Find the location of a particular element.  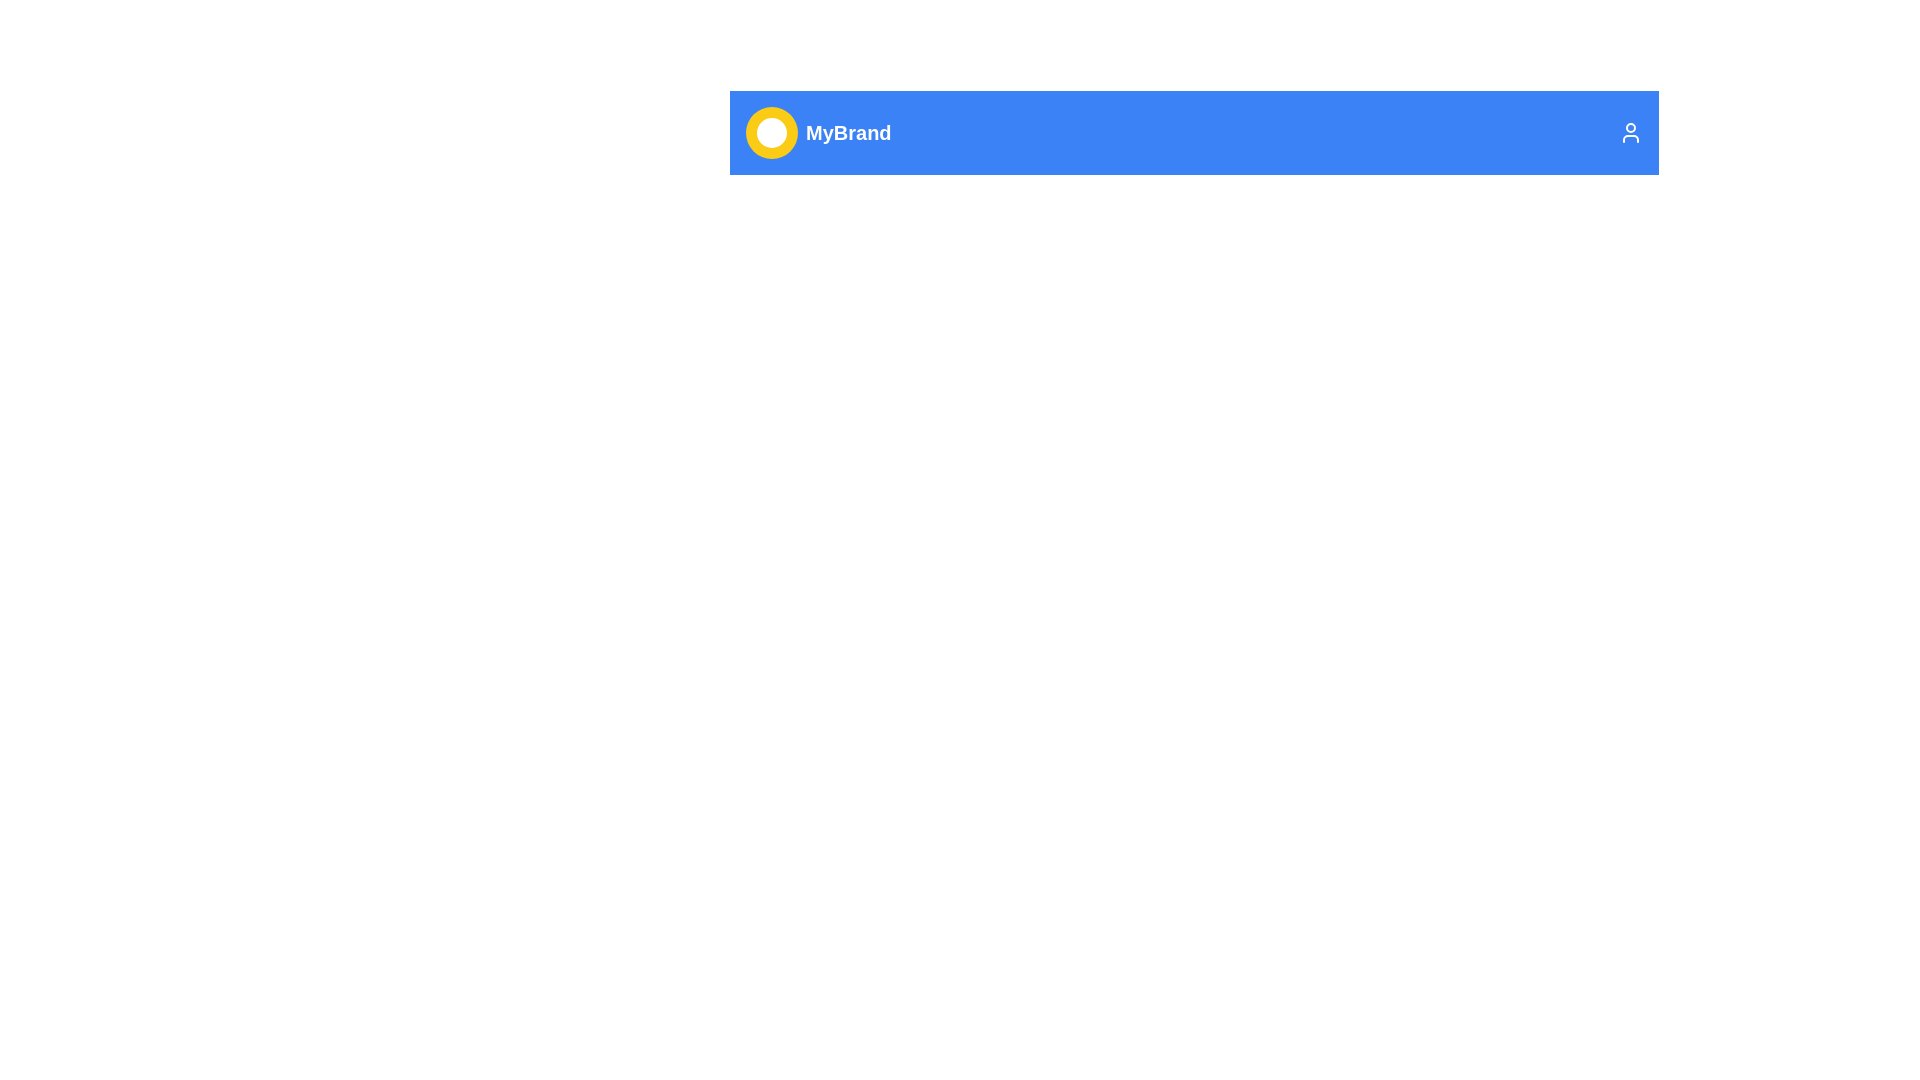

the 'MyBrand' text label displayed in bold and large font on a blue background, located in the header section, immediately to the right of a circular yellow icon is located at coordinates (848, 132).